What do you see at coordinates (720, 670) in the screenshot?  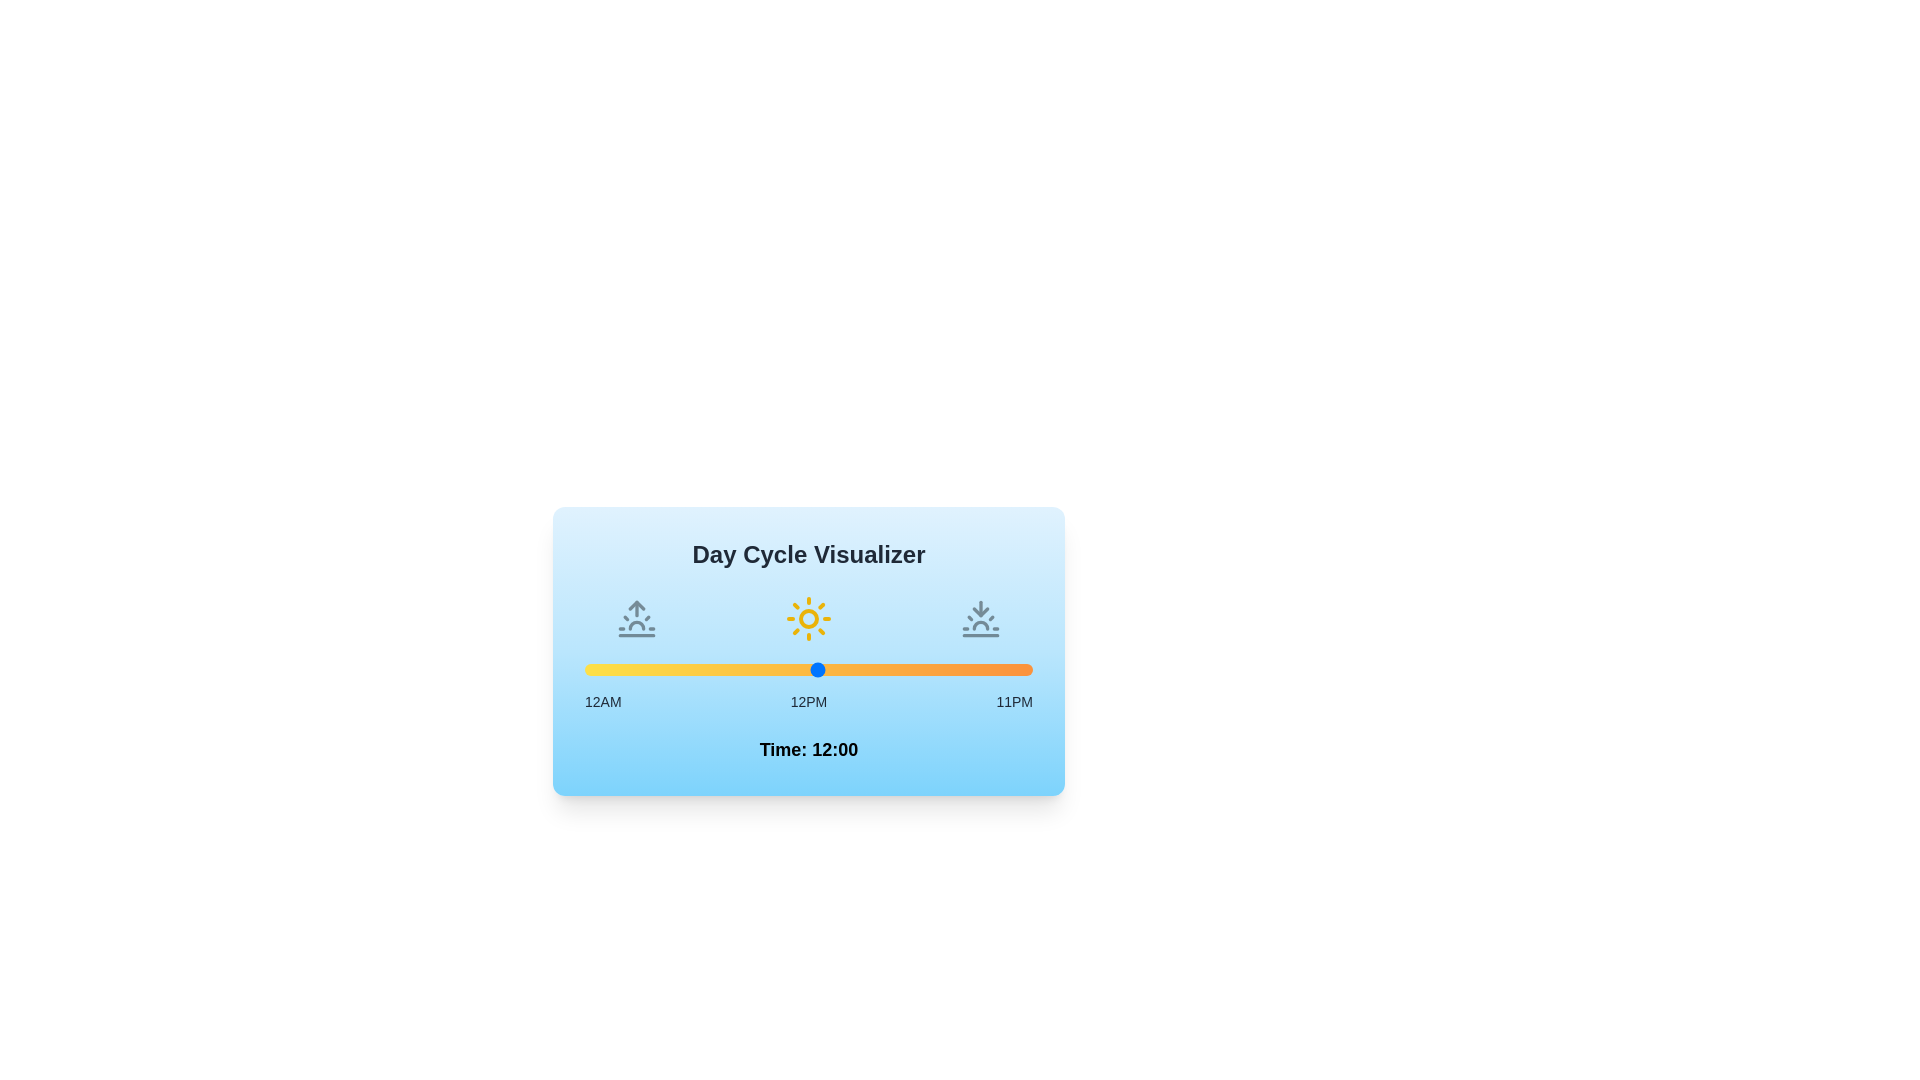 I see `the time to 7 by moving the slider` at bounding box center [720, 670].